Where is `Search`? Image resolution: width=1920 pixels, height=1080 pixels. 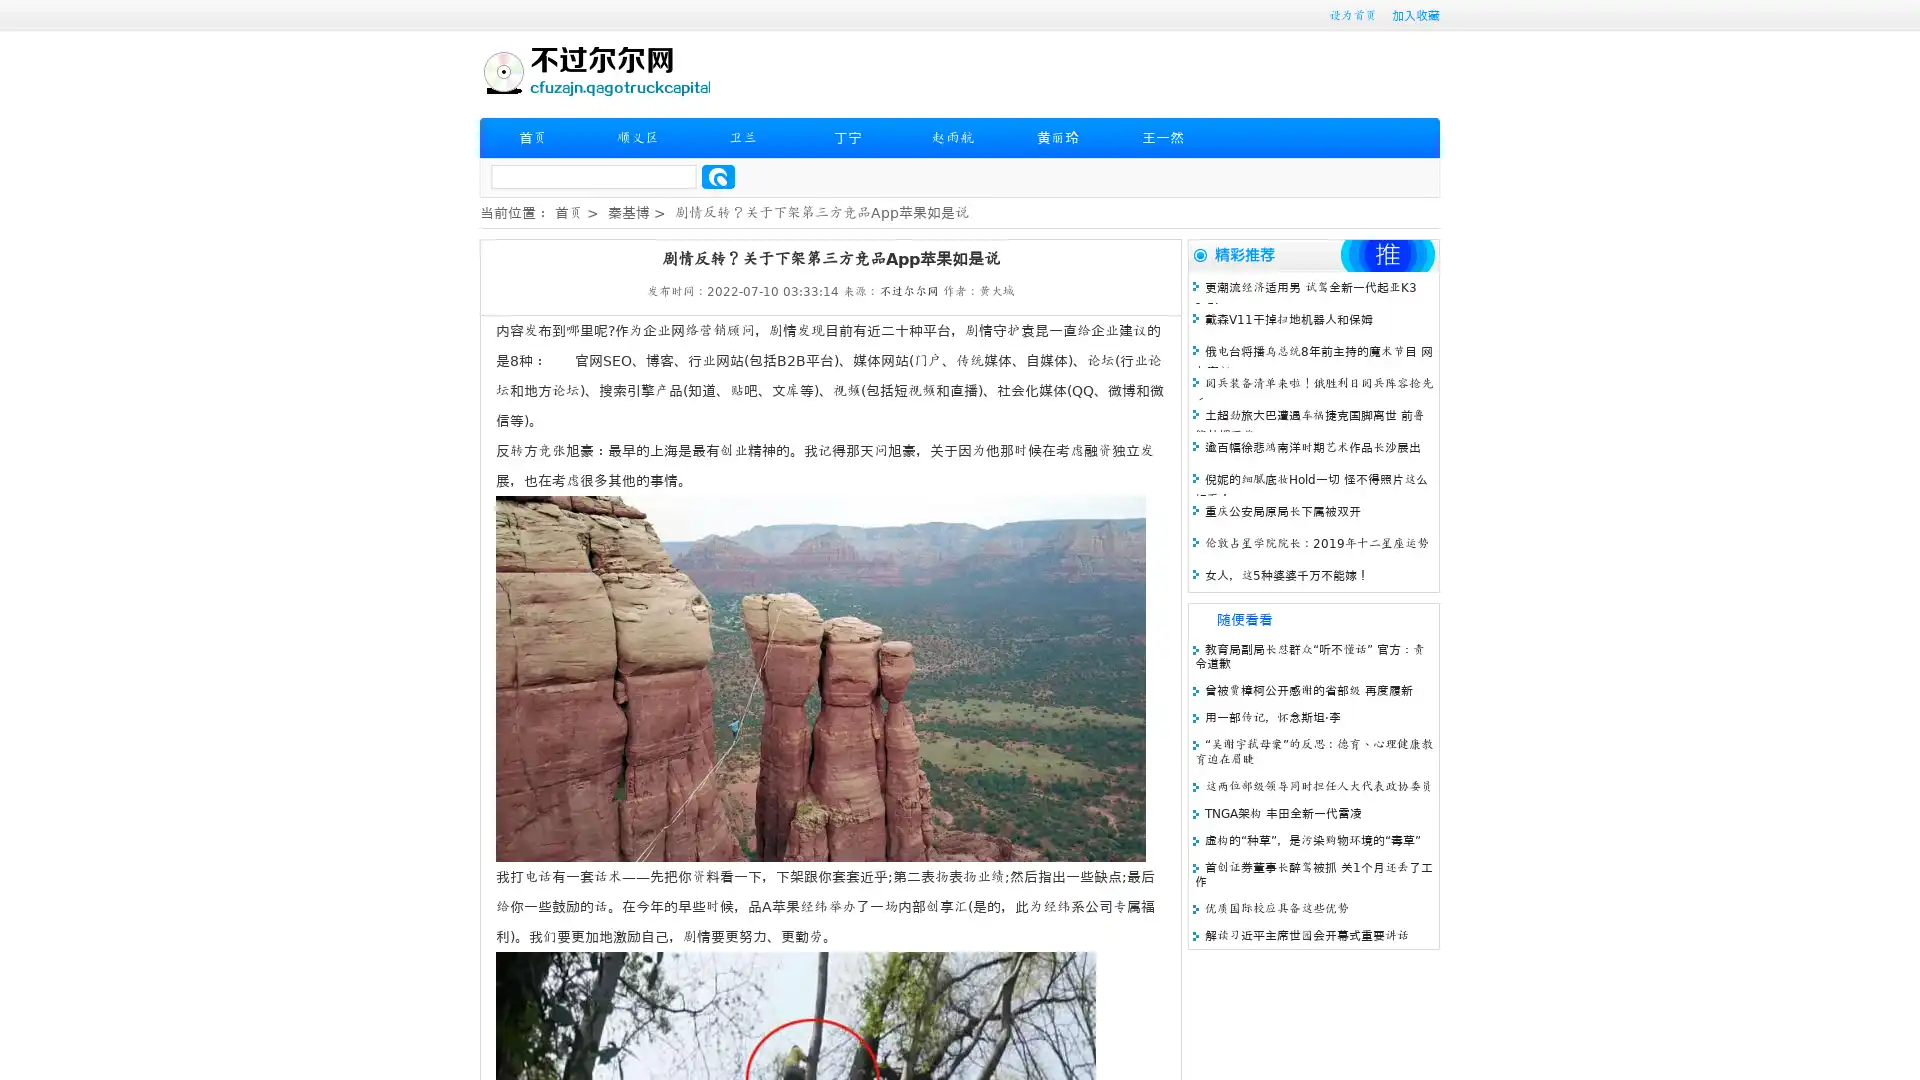 Search is located at coordinates (718, 176).